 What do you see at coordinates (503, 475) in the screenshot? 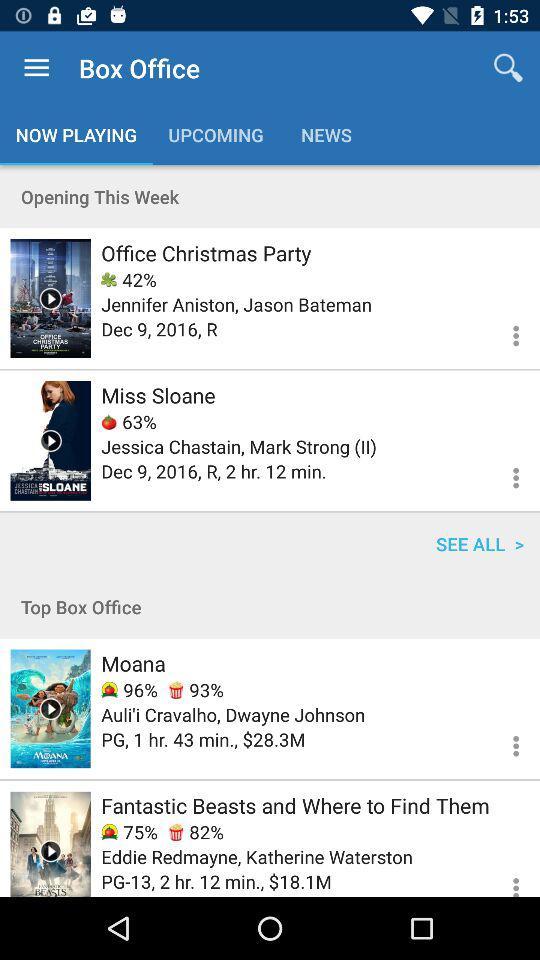
I see `more options` at bounding box center [503, 475].